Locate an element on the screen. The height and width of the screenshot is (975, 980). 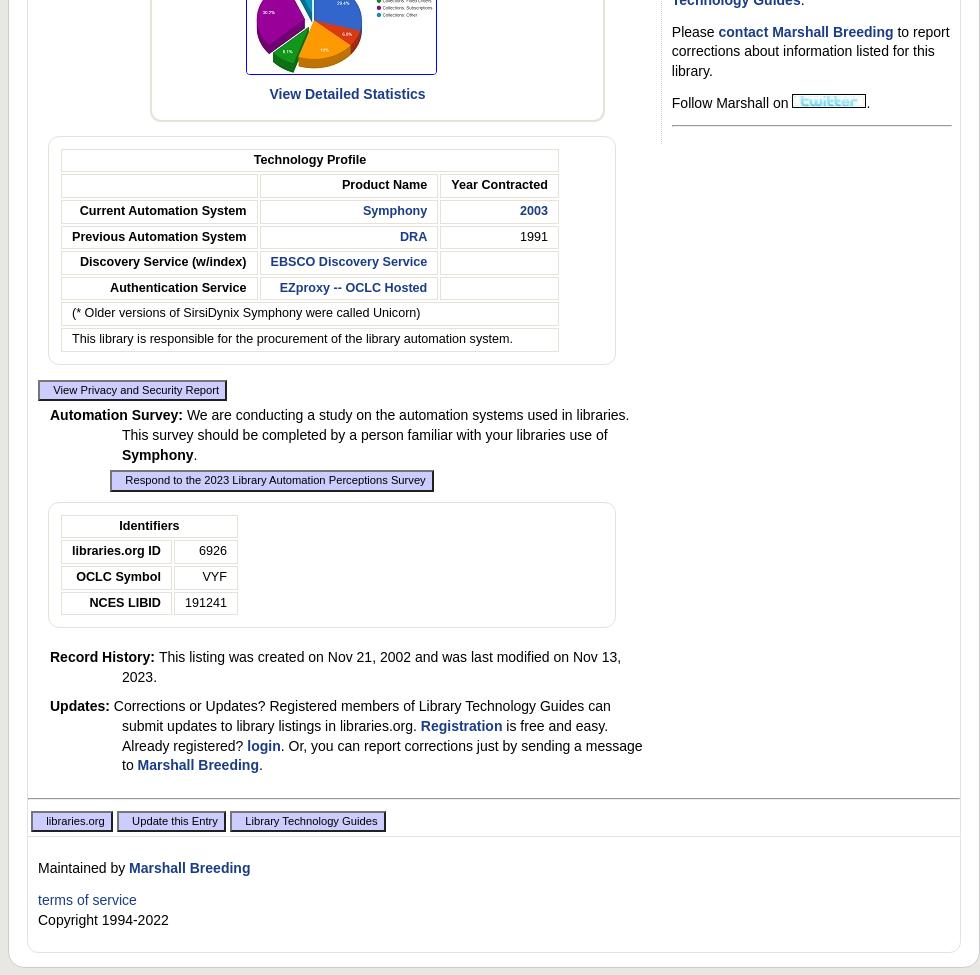
'Corrections or Updates?  Registered members of Library Technology Guides can submit updates to library listings in libraries.org.' is located at coordinates (361, 715).